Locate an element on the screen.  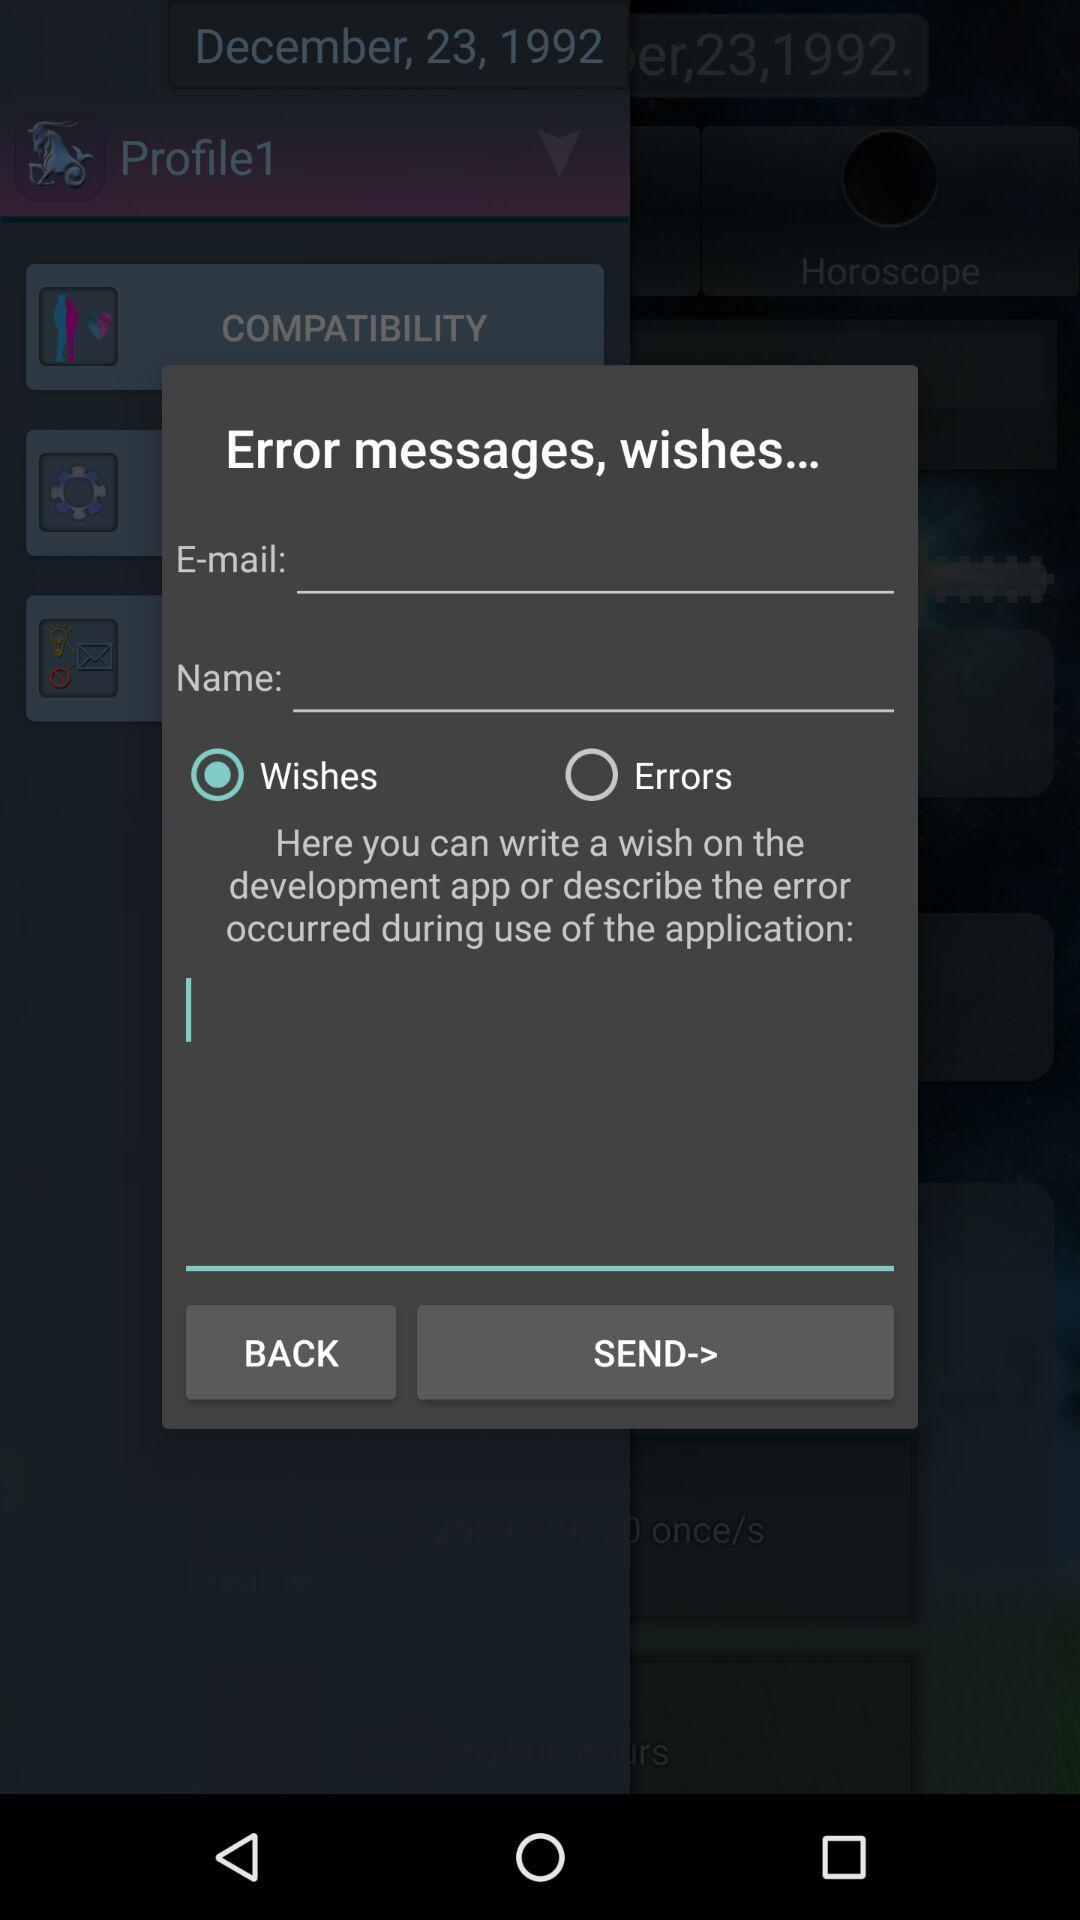
the button next to the back is located at coordinates (655, 1352).